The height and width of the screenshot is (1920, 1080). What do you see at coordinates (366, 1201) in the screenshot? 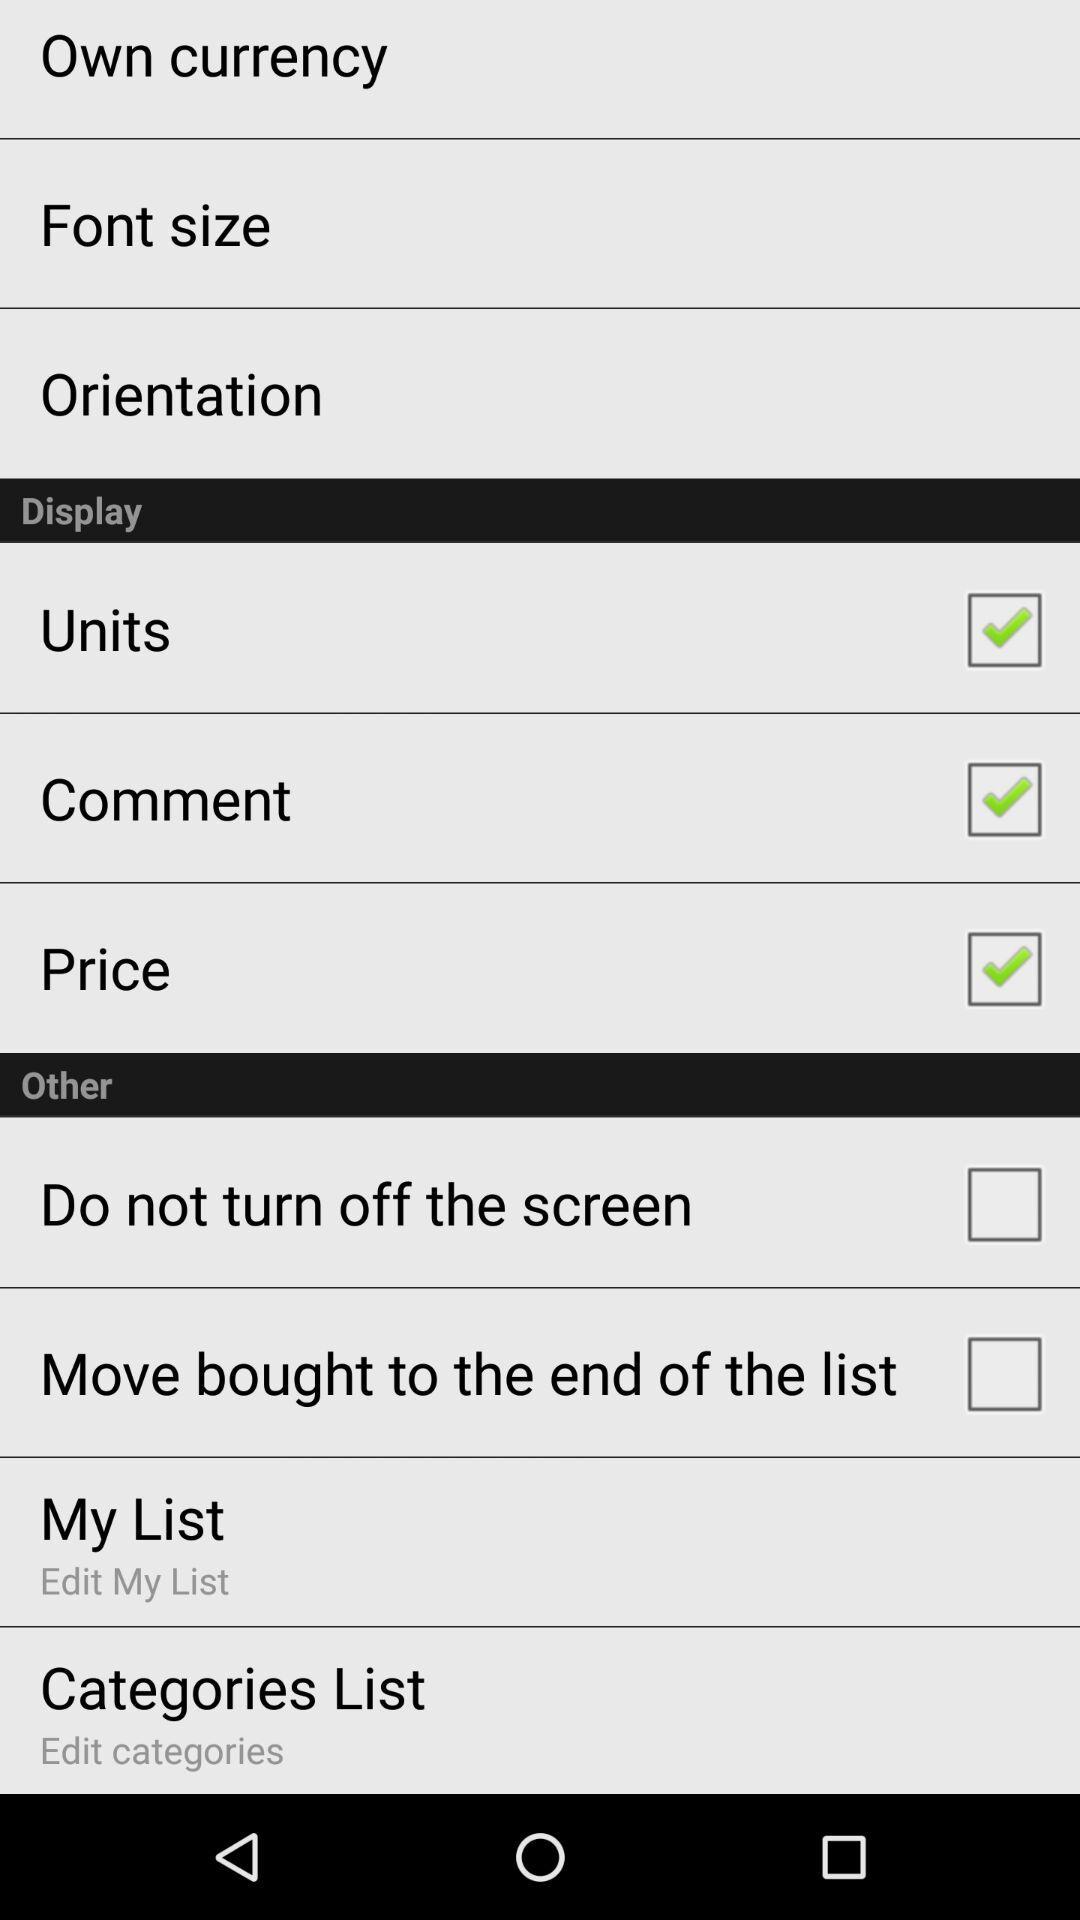
I see `the do not turn icon` at bounding box center [366, 1201].